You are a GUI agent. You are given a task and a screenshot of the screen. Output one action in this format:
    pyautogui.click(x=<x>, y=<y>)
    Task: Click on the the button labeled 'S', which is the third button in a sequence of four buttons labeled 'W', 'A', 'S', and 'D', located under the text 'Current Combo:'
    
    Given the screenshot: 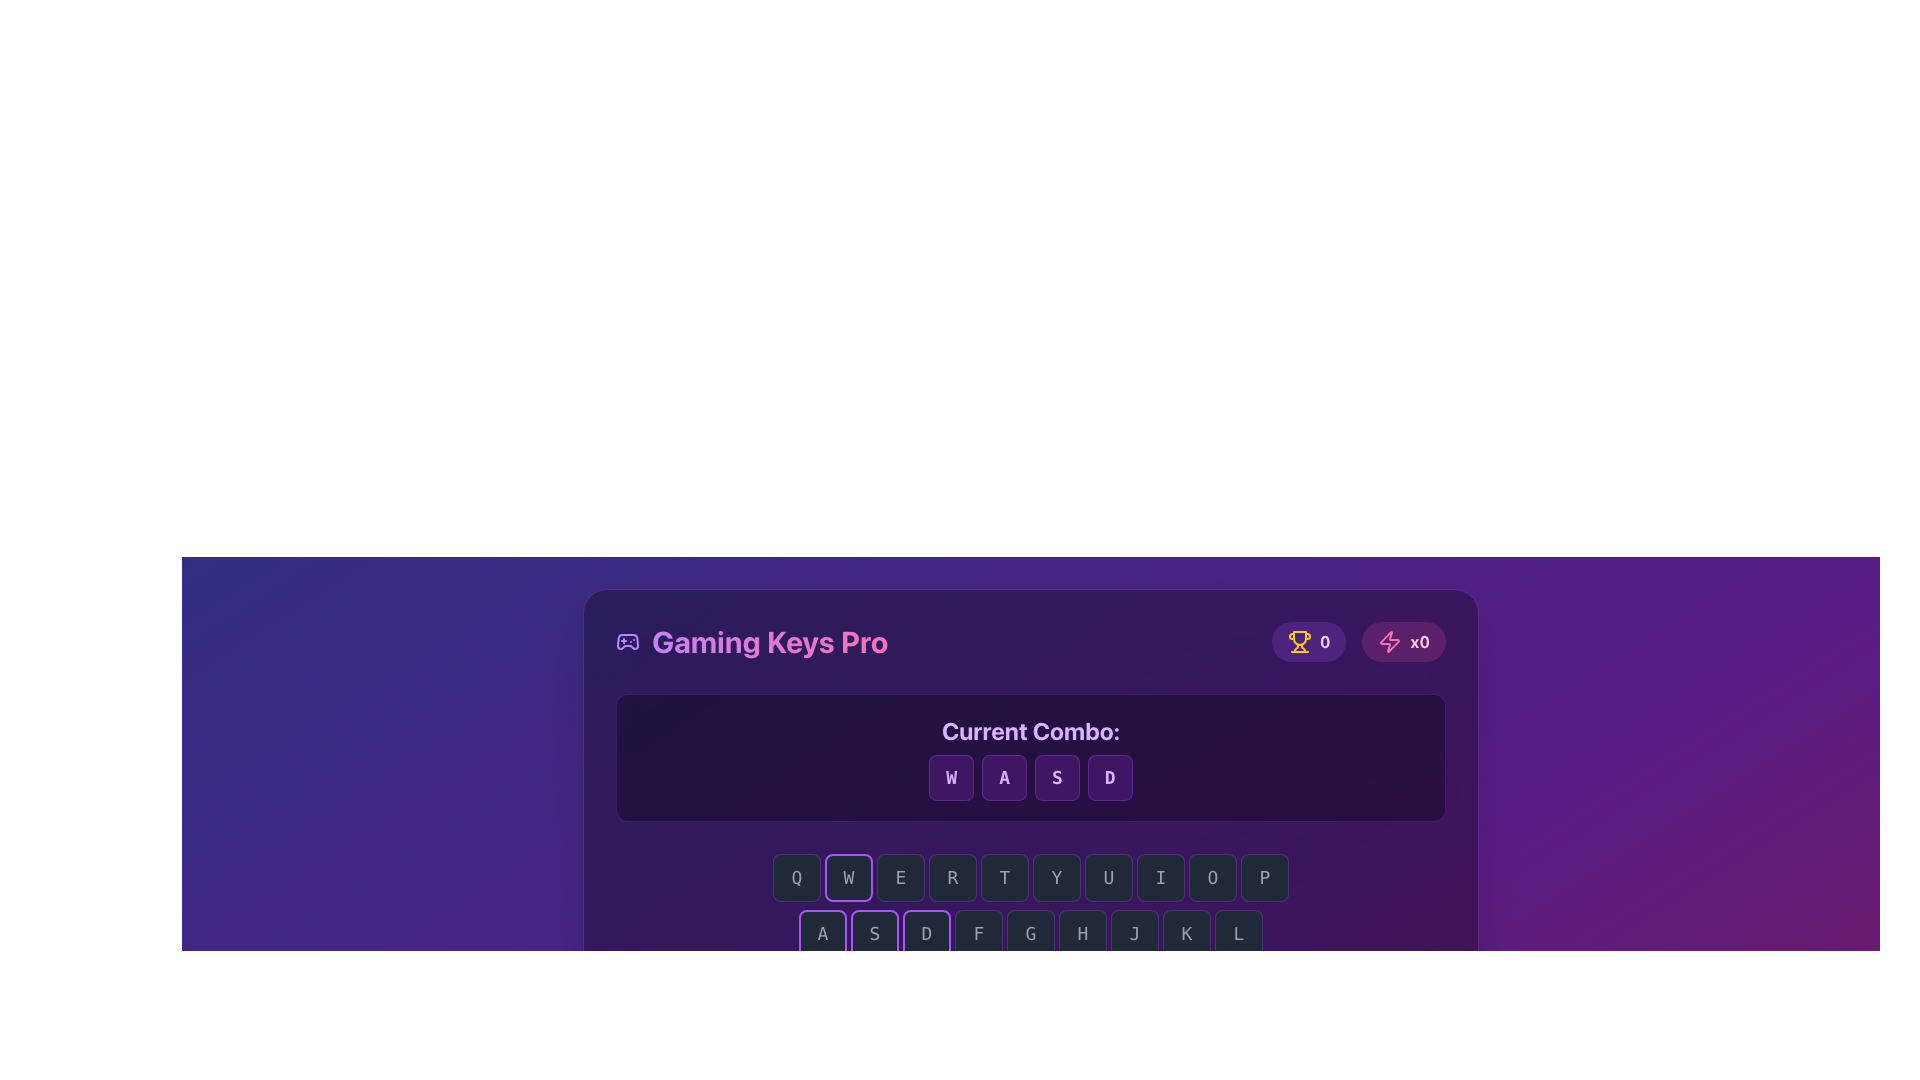 What is the action you would take?
    pyautogui.click(x=1056, y=777)
    